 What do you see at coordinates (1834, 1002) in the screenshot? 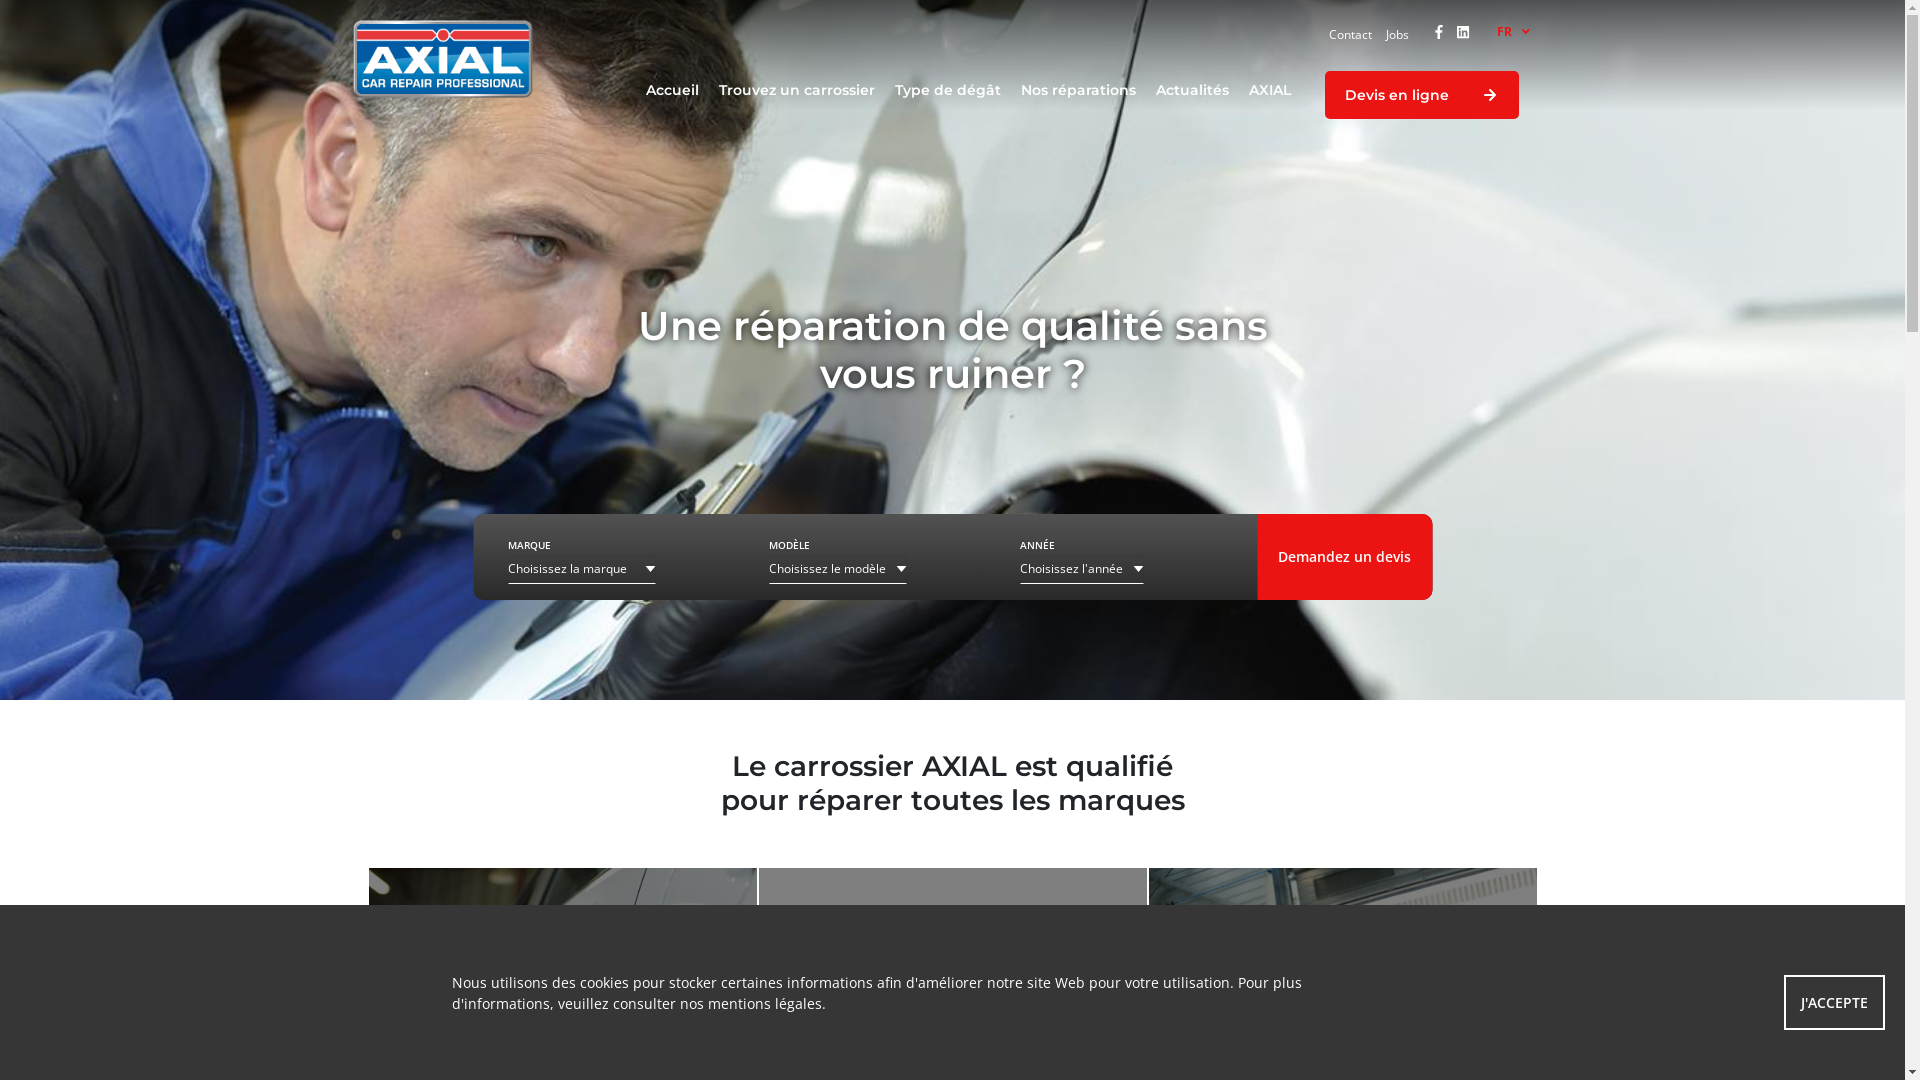
I see `'J'ACCEPTE'` at bounding box center [1834, 1002].